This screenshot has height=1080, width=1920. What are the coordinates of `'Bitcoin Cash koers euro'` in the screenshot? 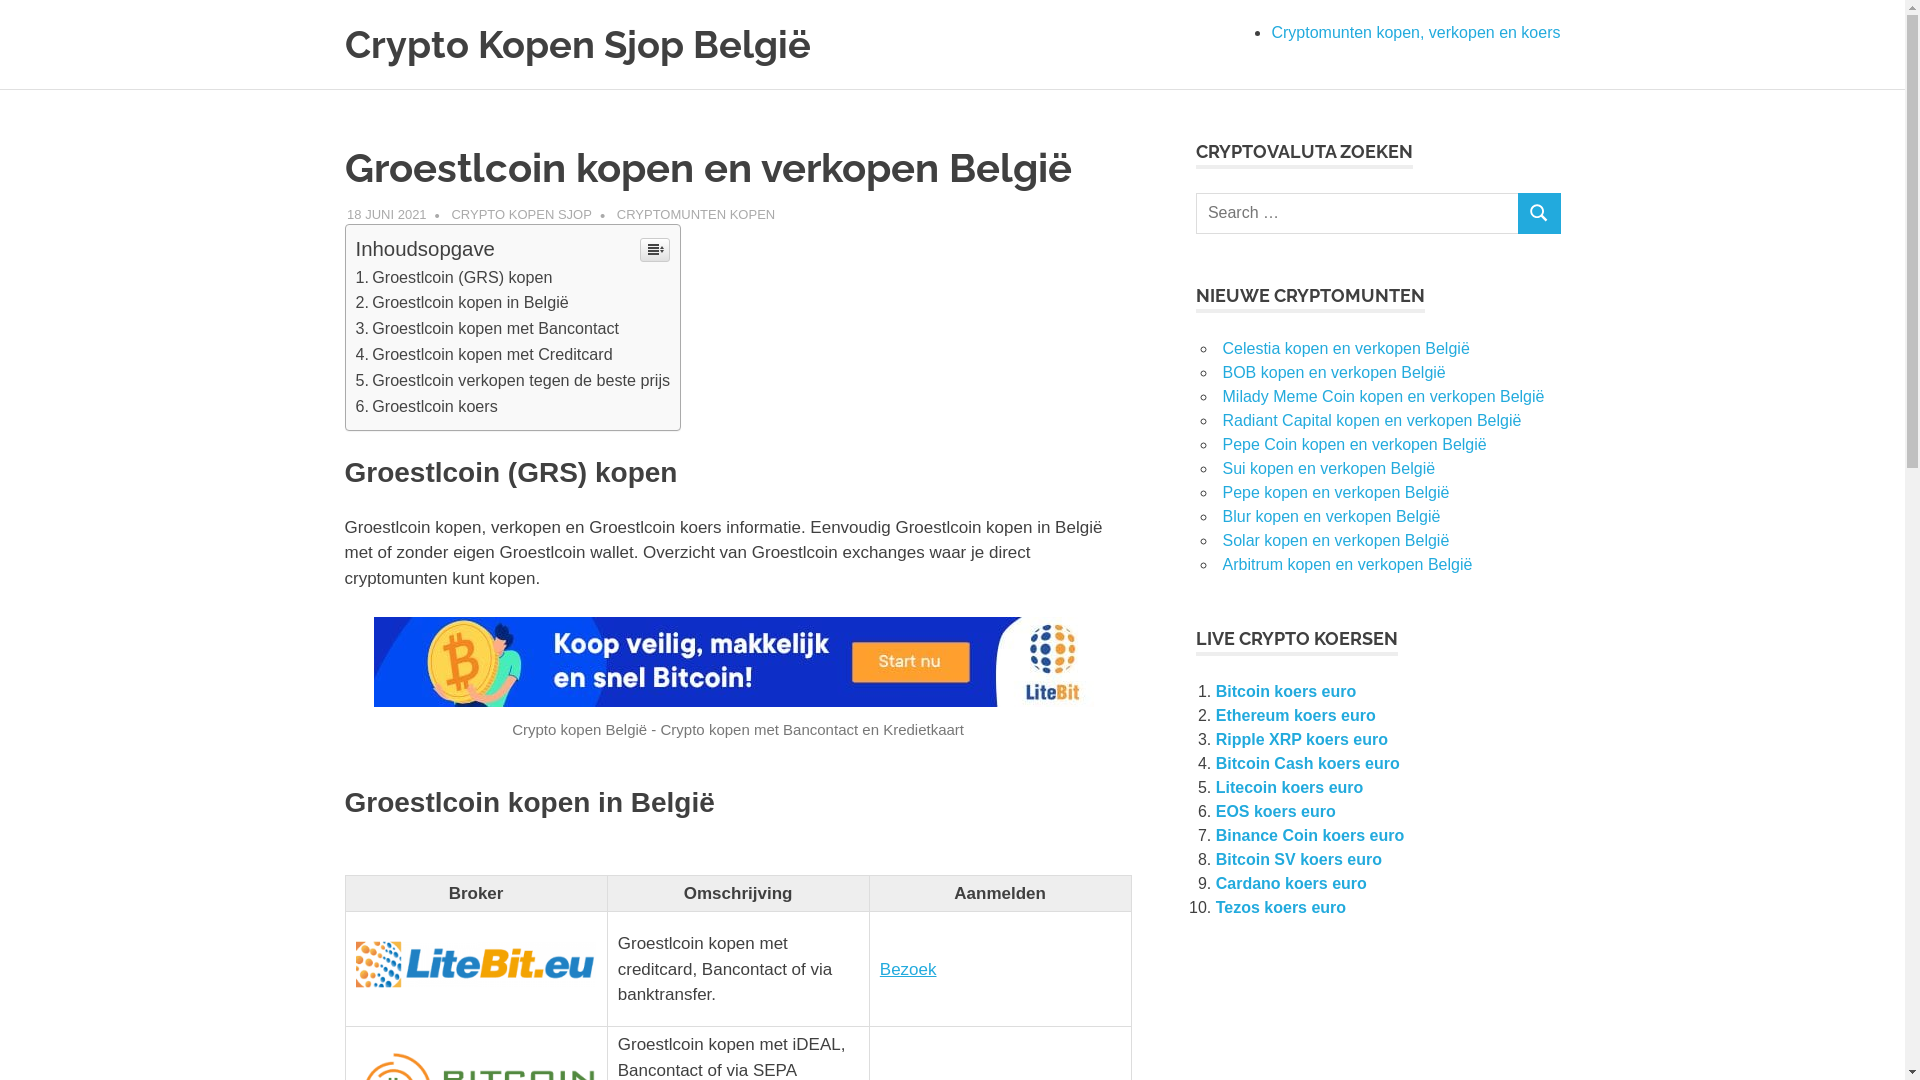 It's located at (1307, 763).